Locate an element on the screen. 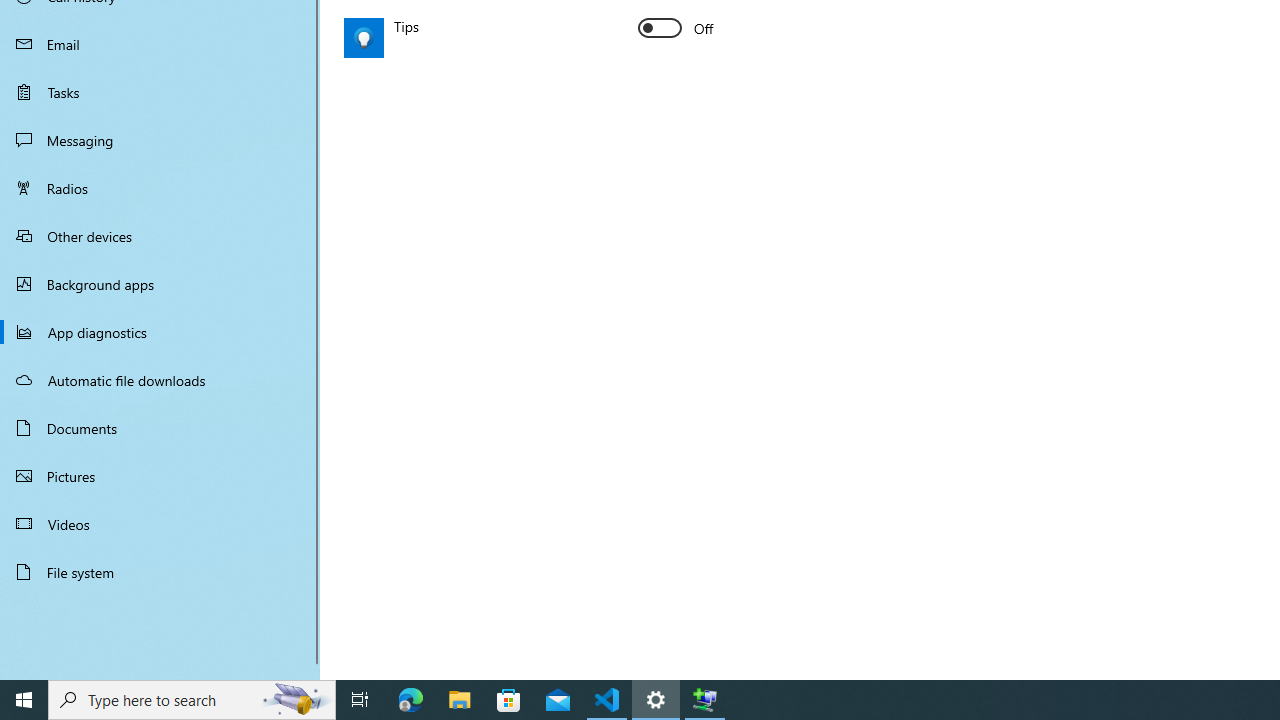 The height and width of the screenshot is (720, 1280). 'Type here to search' is located at coordinates (192, 698).